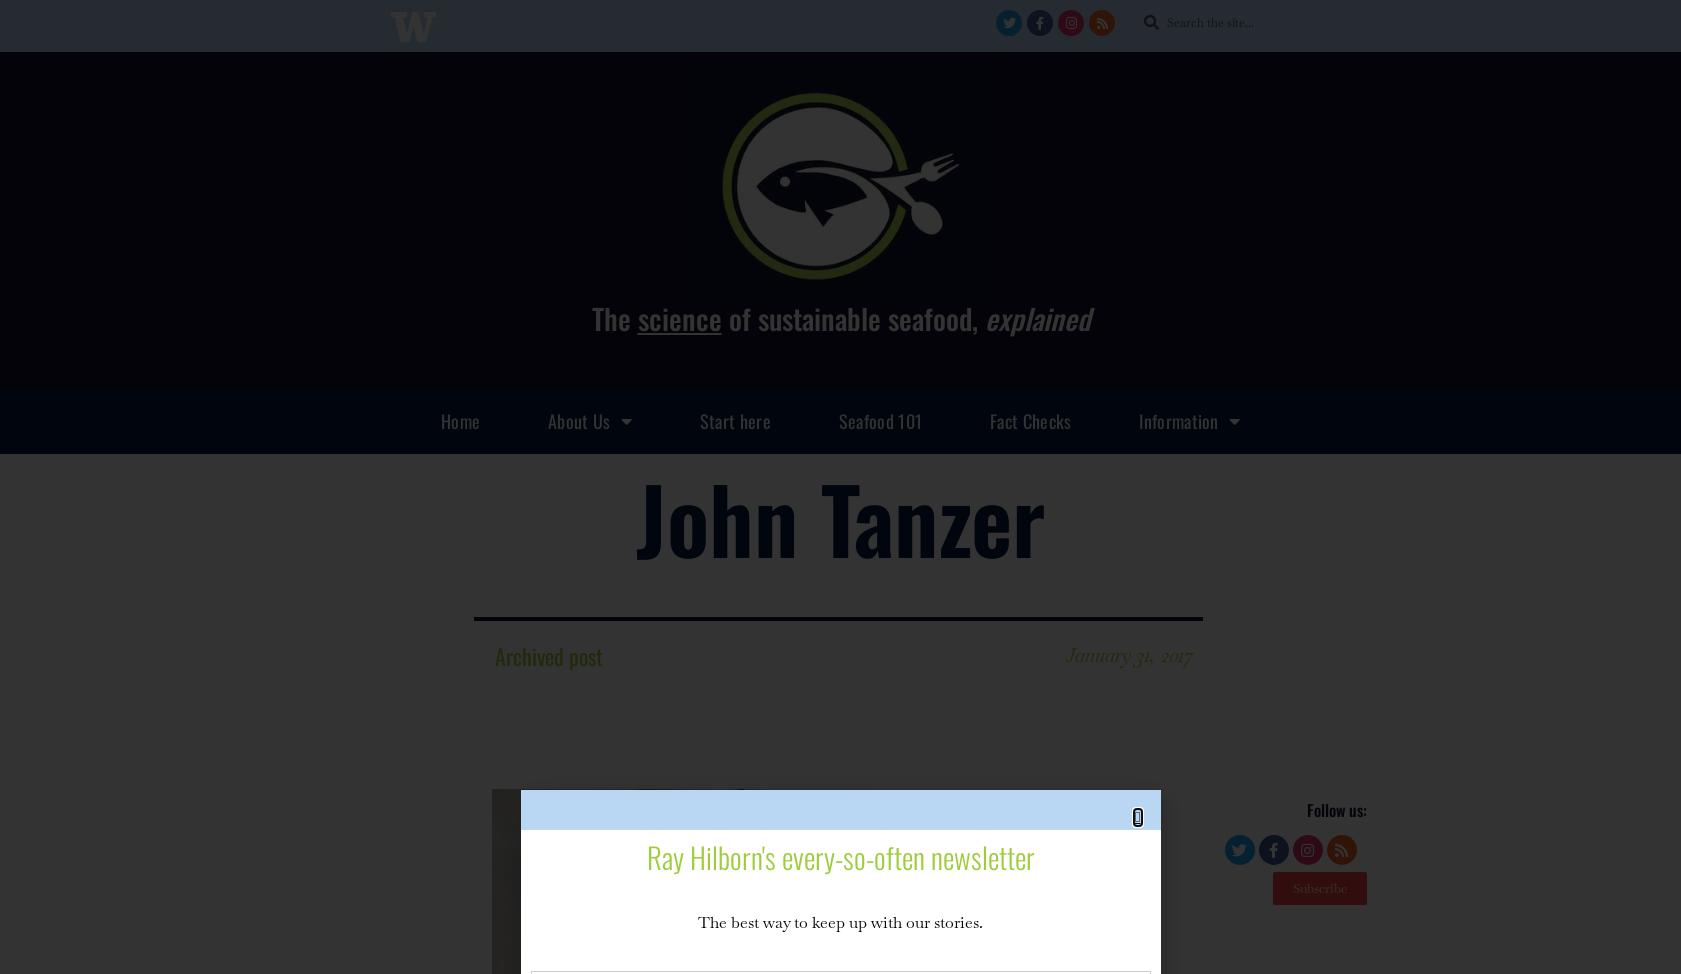  I want to click on 'Home', so click(458, 418).